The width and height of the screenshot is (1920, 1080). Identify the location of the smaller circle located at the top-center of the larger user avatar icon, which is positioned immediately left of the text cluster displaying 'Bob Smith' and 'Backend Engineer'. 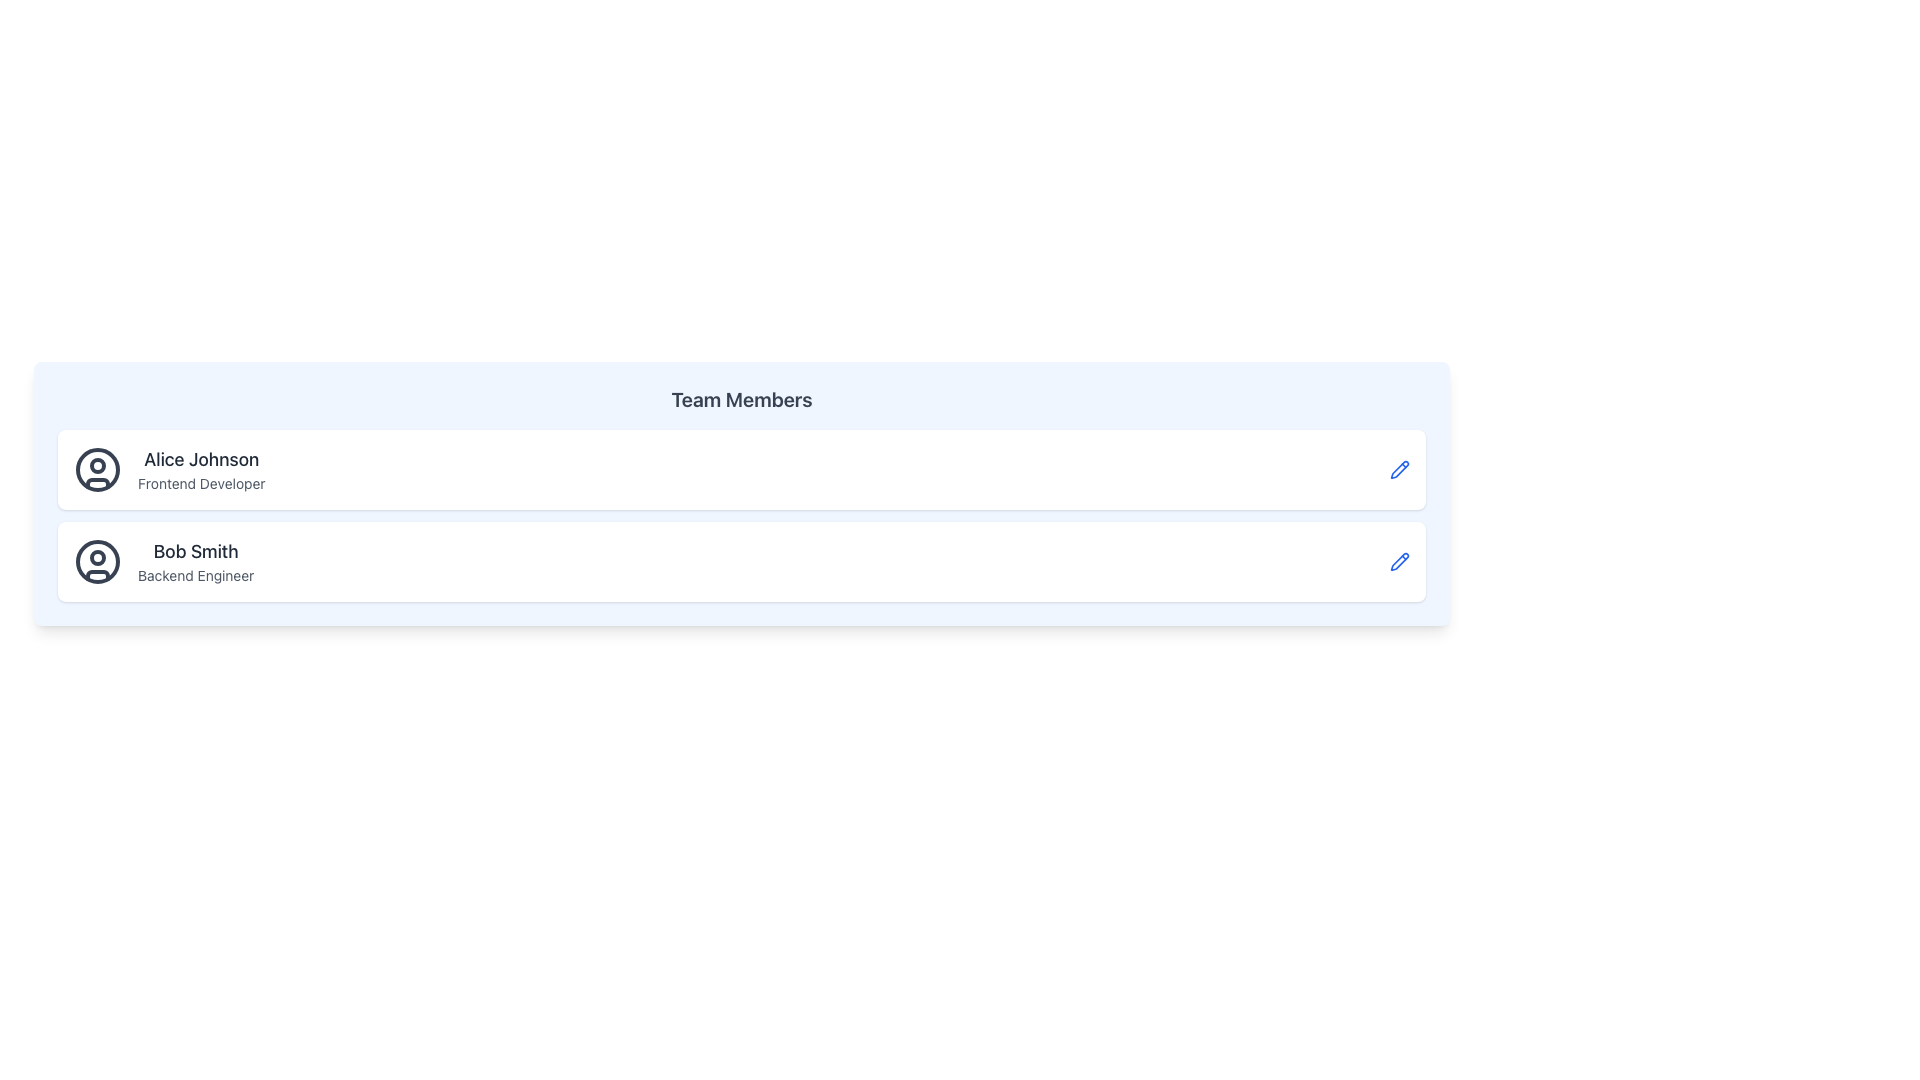
(96, 558).